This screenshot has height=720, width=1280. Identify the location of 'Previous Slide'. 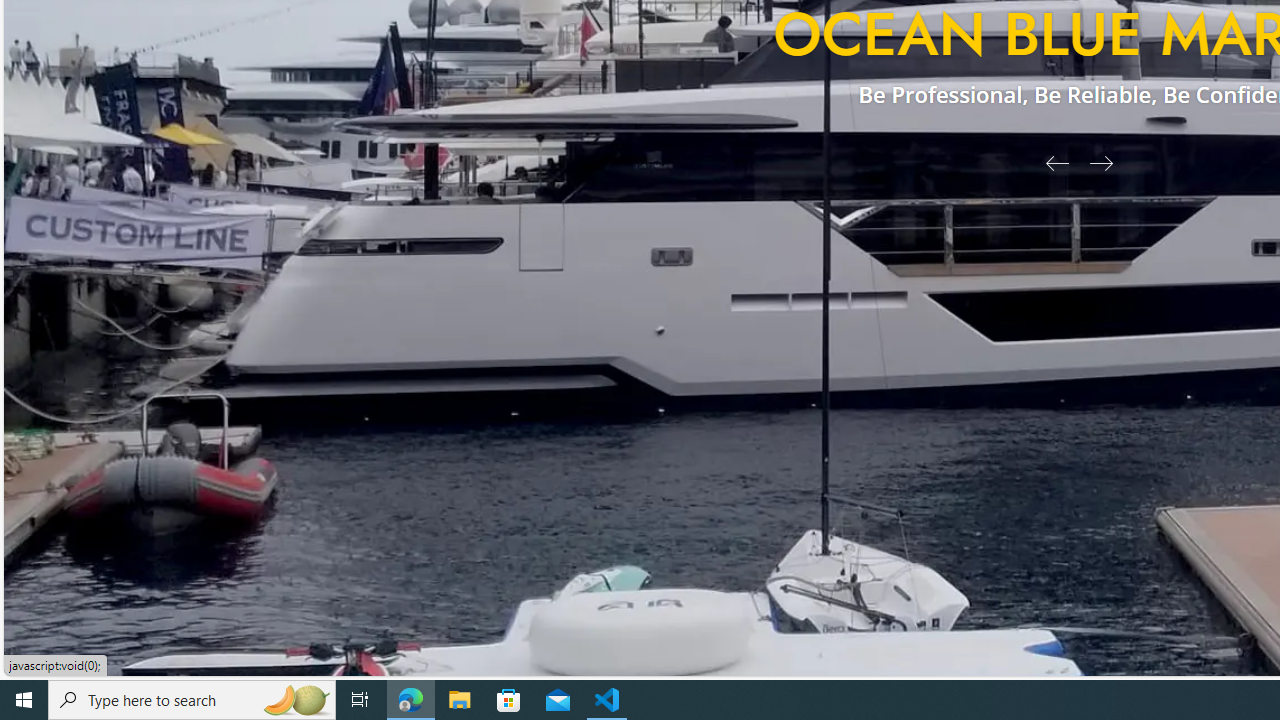
(1049, 161).